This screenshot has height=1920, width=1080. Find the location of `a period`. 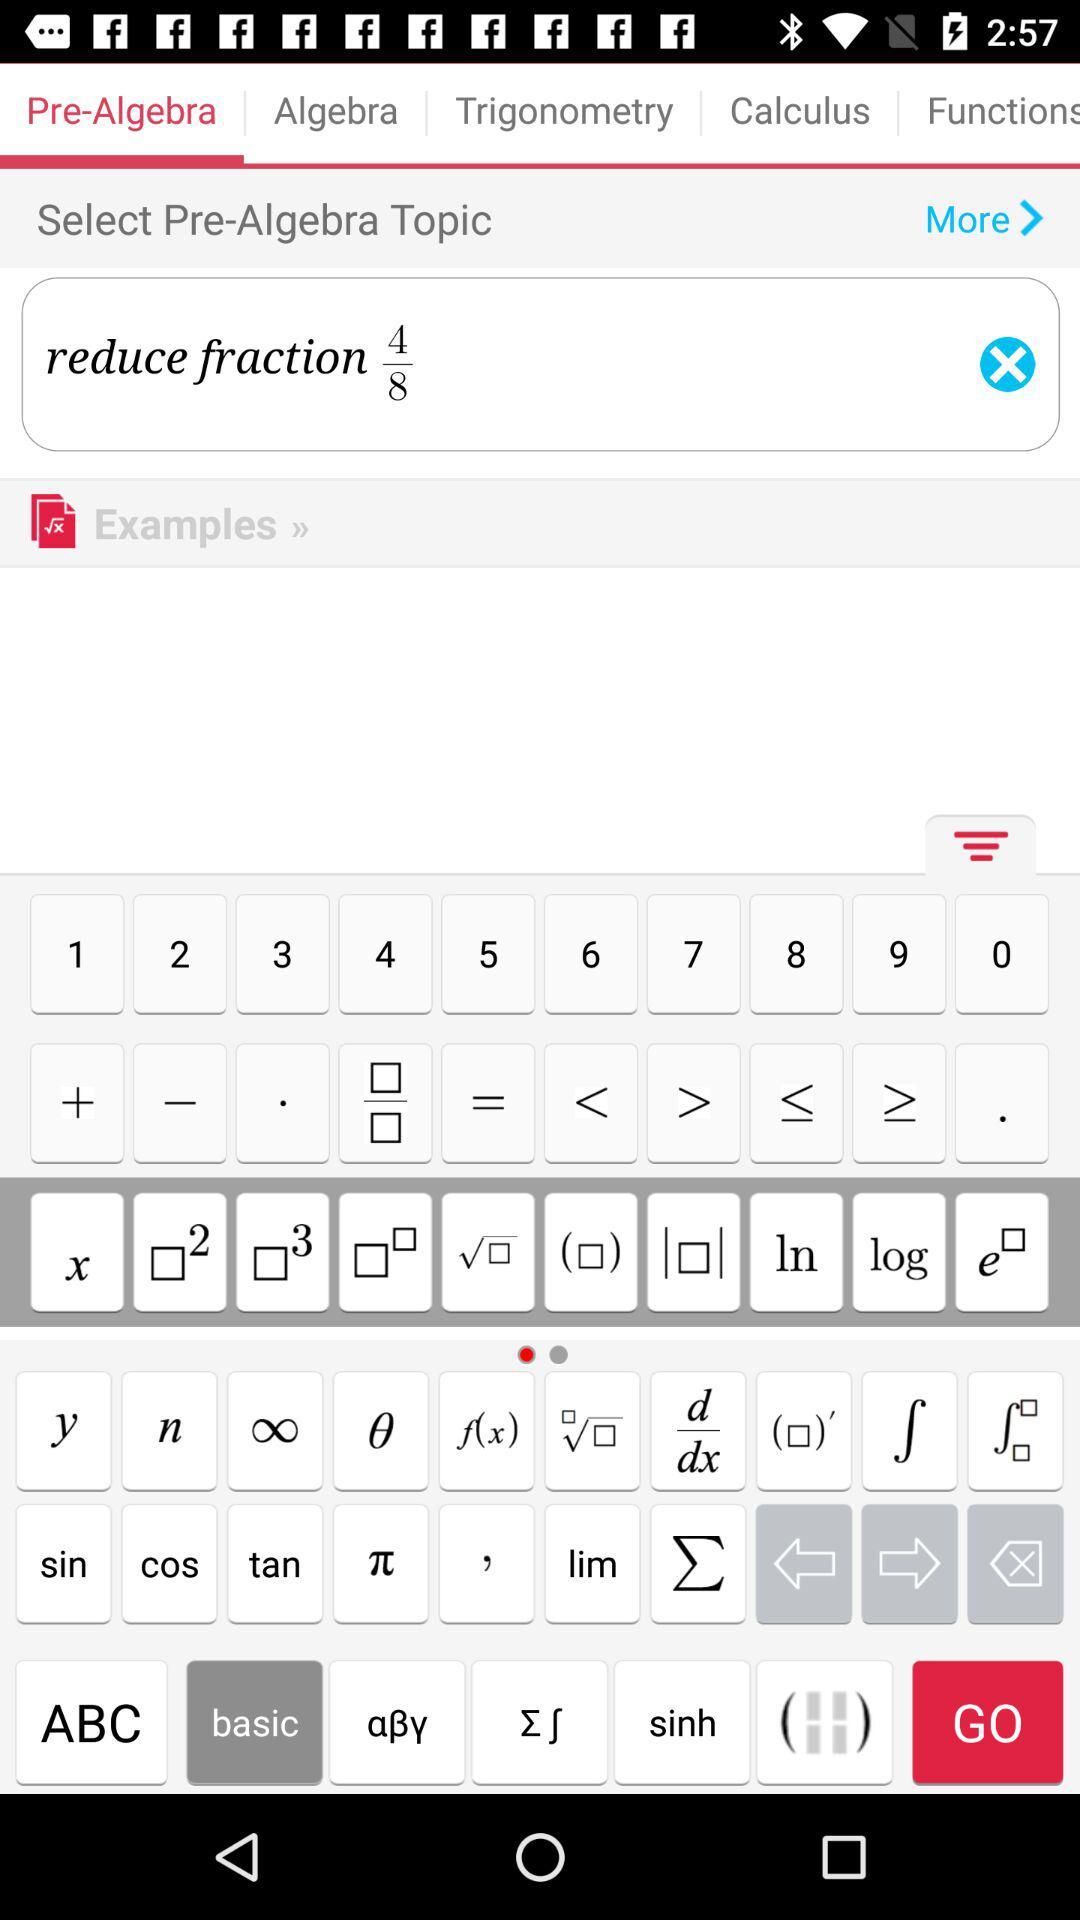

a period is located at coordinates (1002, 1101).